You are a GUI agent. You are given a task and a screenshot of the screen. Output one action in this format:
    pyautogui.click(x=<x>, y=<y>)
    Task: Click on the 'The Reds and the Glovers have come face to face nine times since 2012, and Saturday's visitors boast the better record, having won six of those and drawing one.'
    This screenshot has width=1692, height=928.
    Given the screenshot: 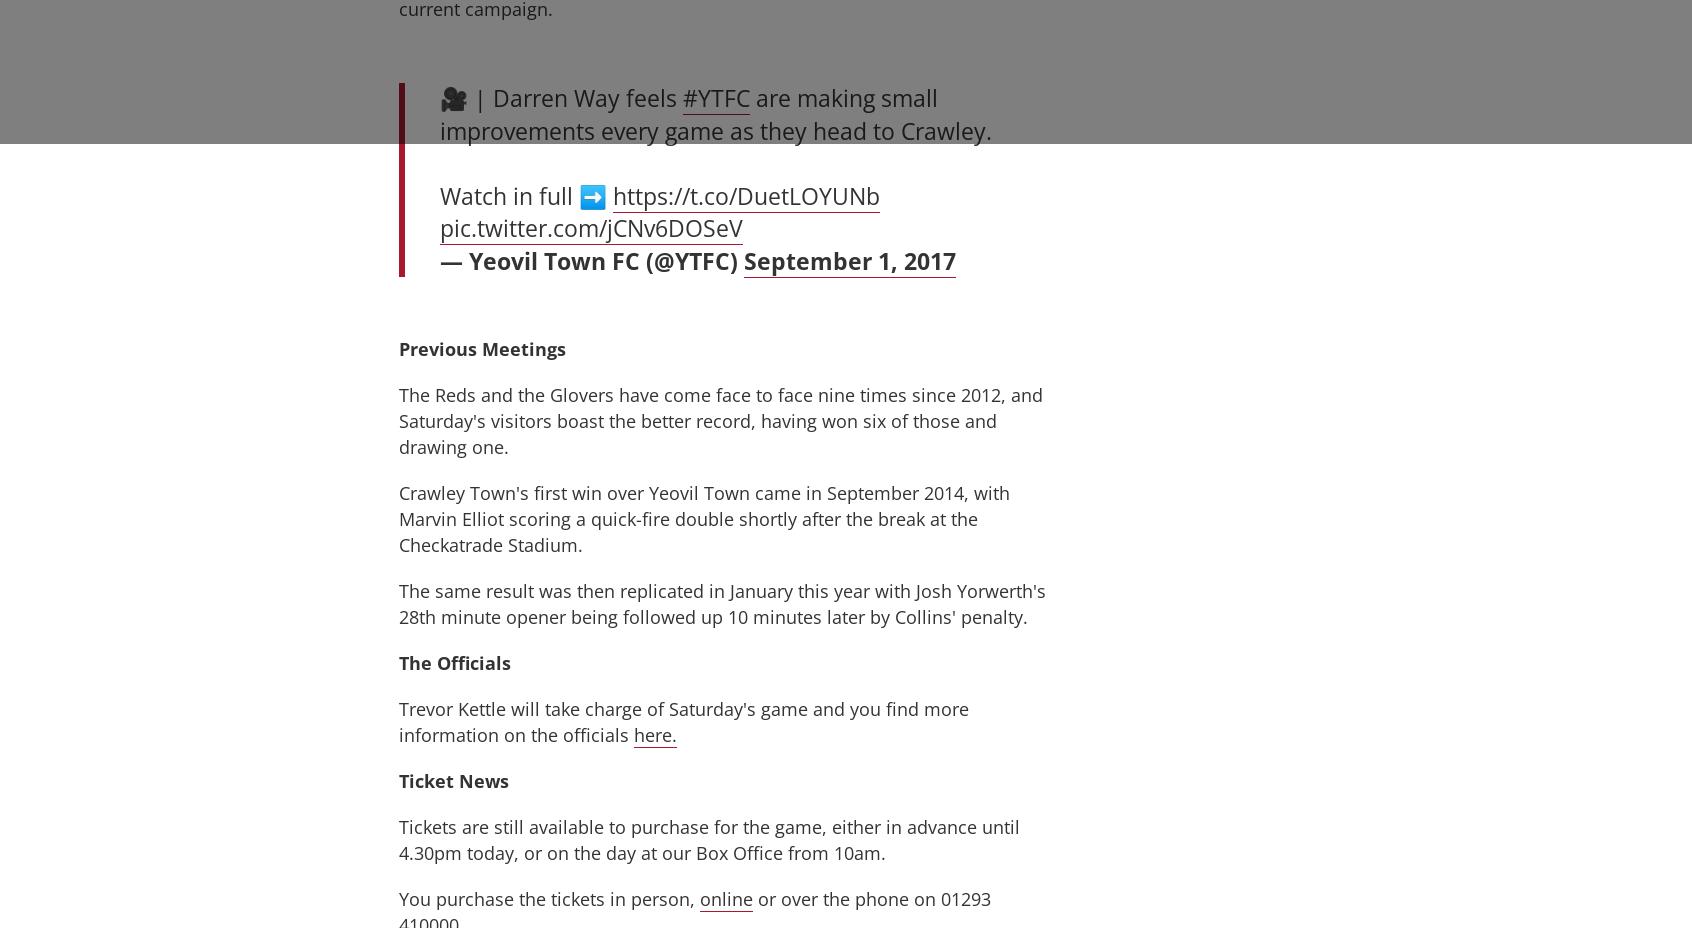 What is the action you would take?
    pyautogui.click(x=719, y=421)
    